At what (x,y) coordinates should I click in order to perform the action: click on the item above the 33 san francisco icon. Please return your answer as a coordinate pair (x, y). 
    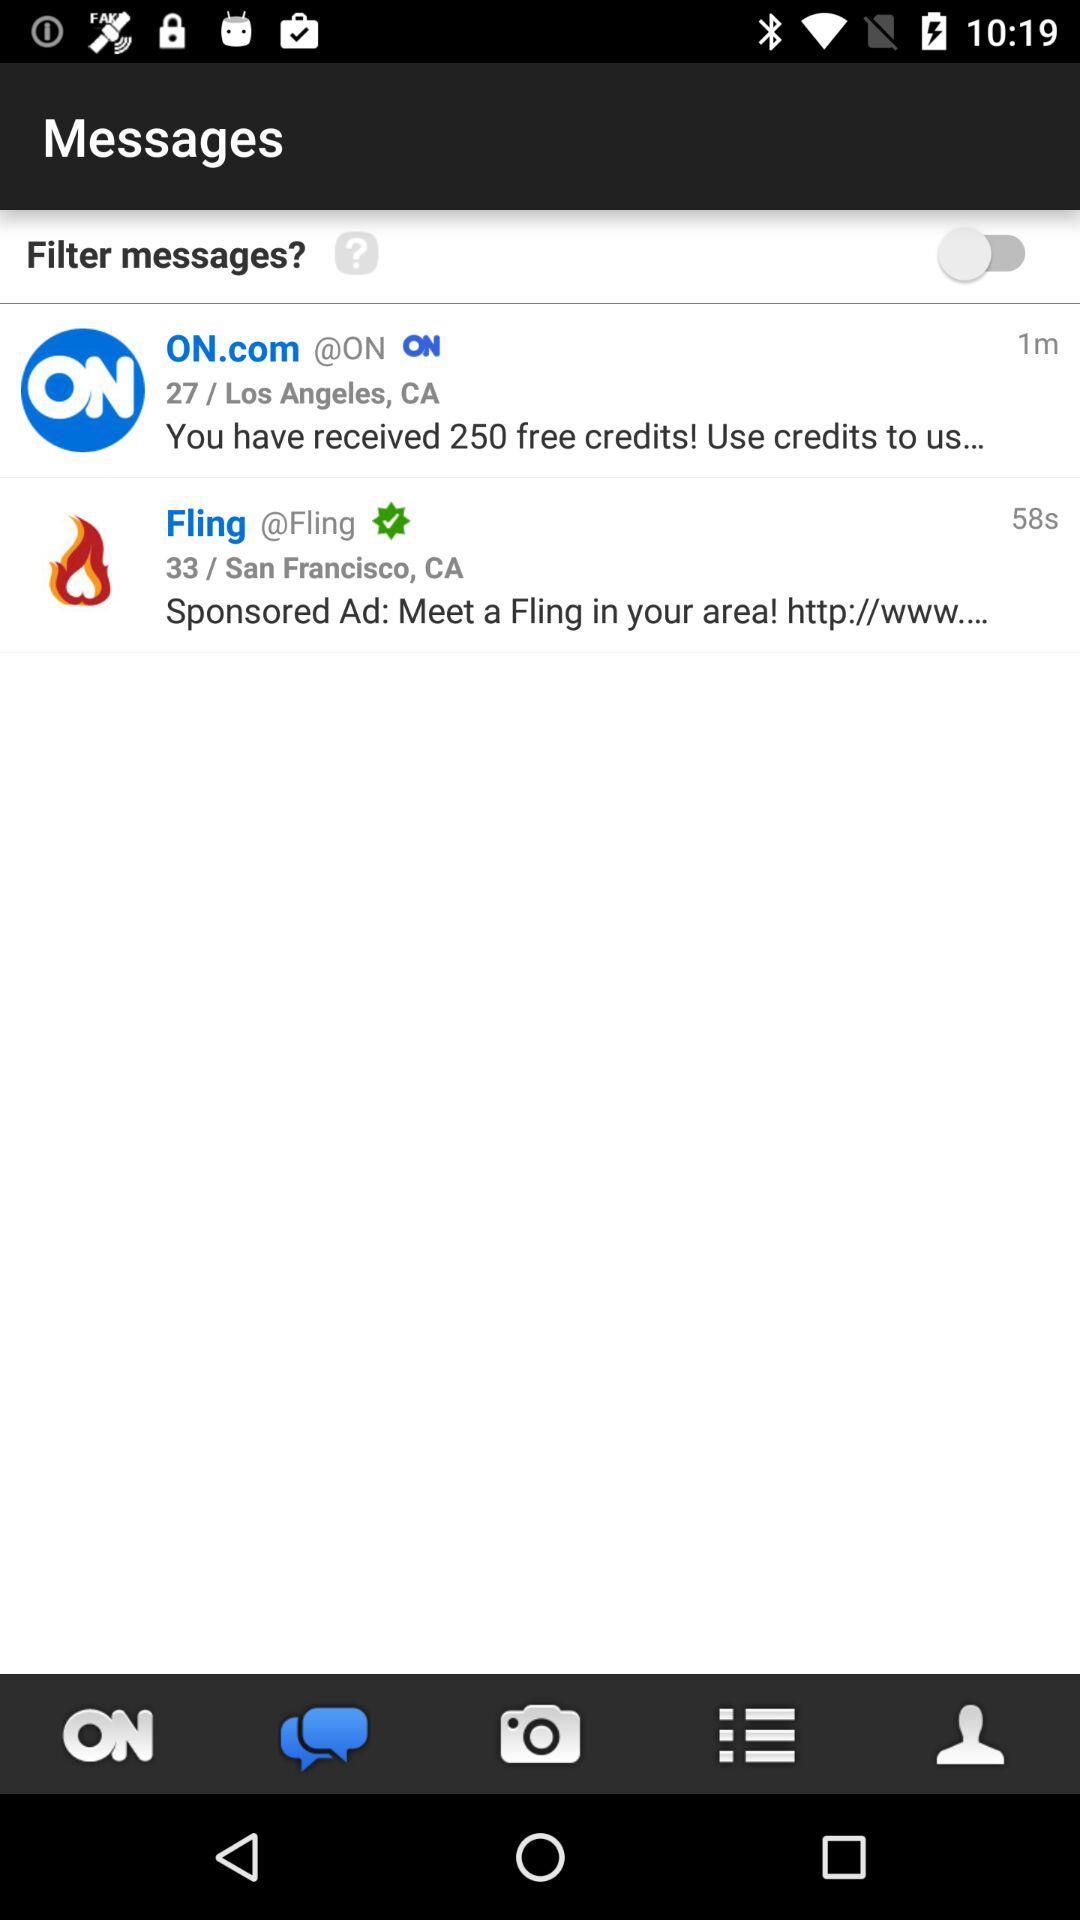
    Looking at the image, I should click on (699, 521).